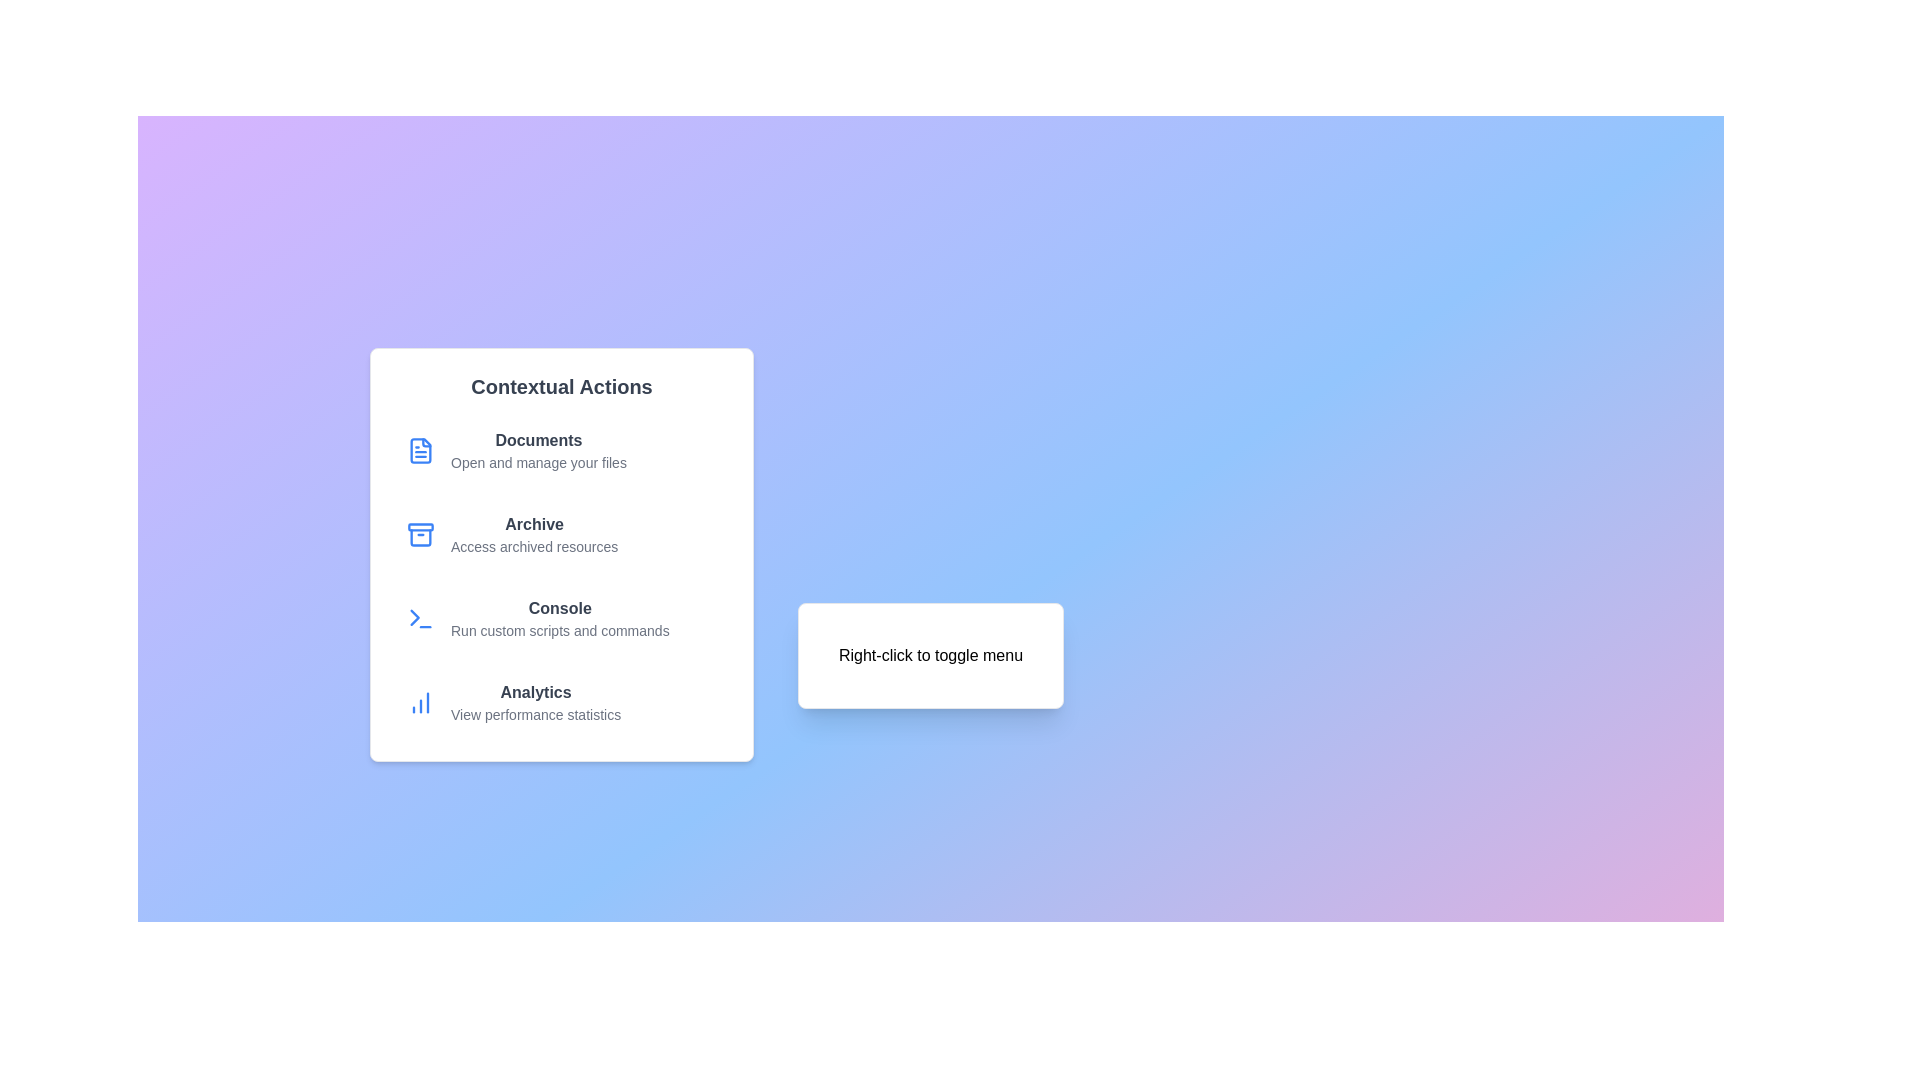 This screenshot has height=1080, width=1920. What do you see at coordinates (560, 451) in the screenshot?
I see `the menu option Documents to execute its action` at bounding box center [560, 451].